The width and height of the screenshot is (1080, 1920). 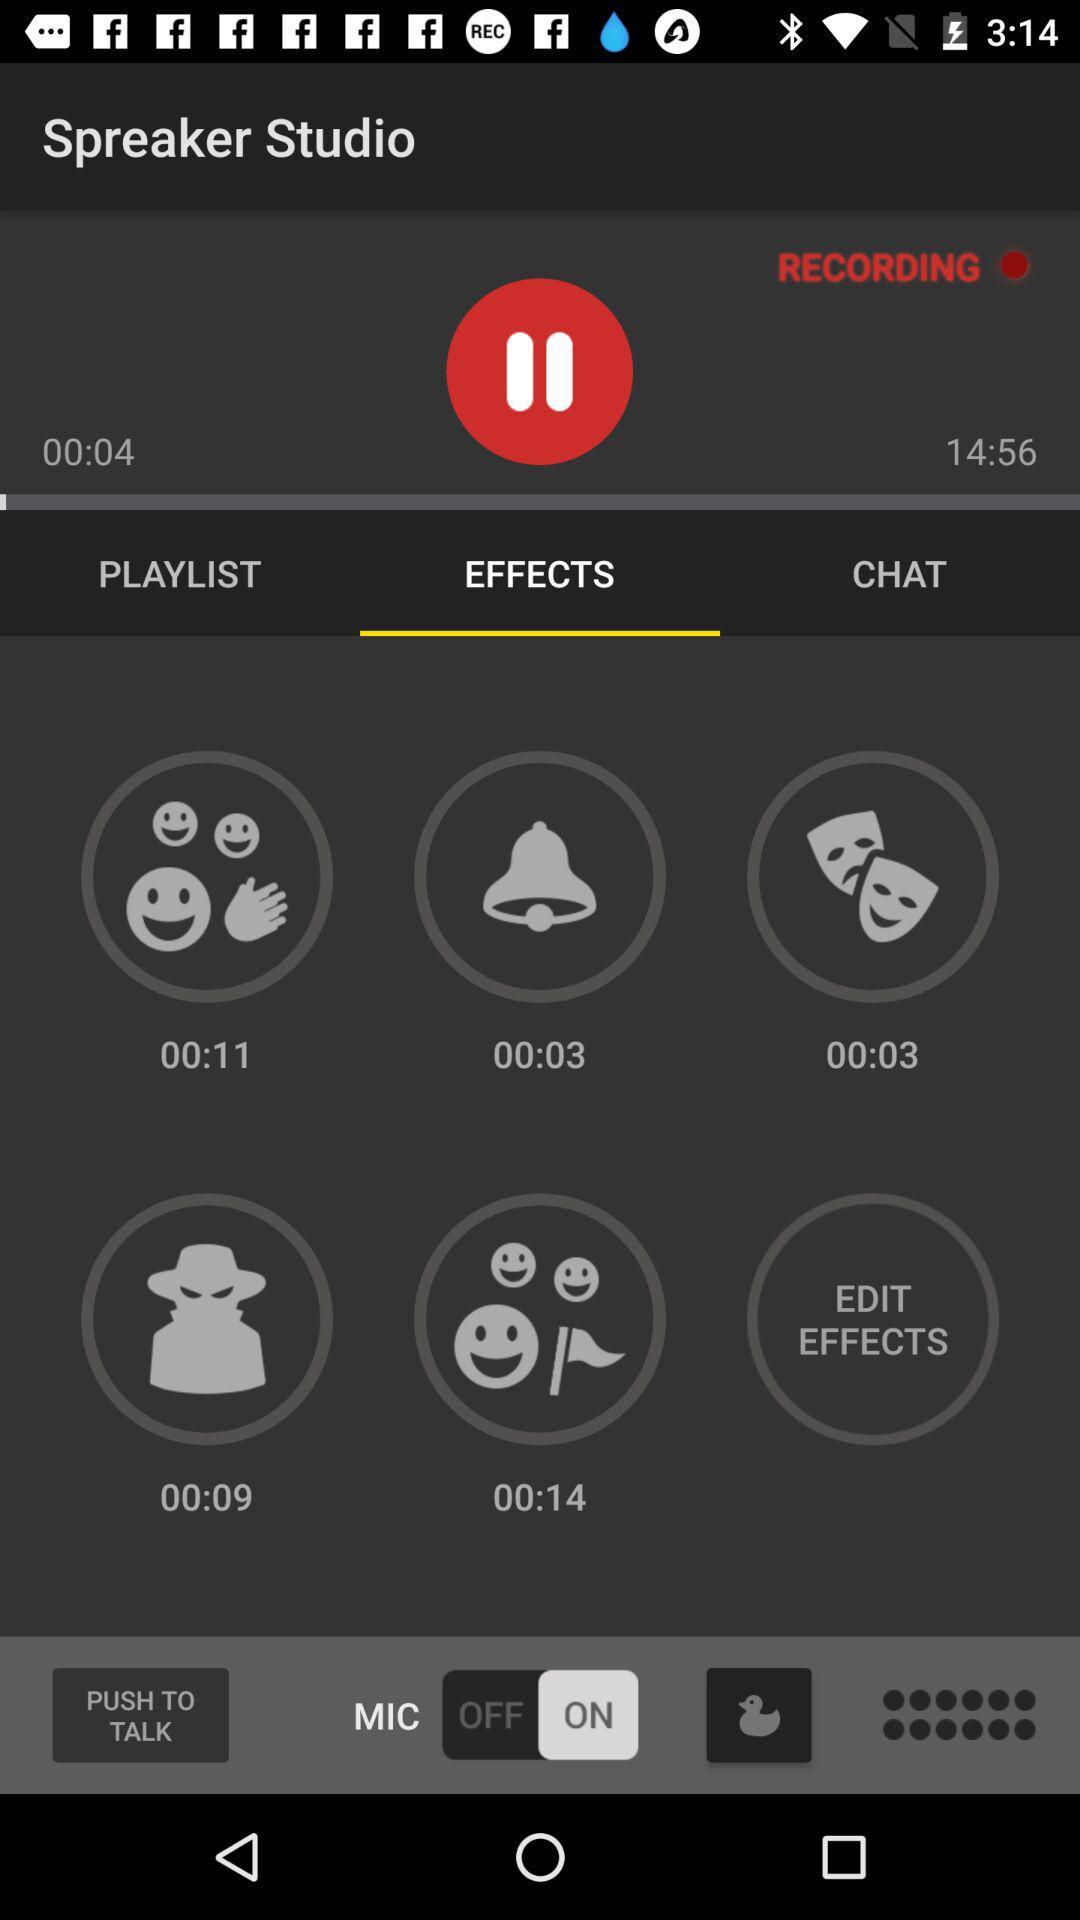 I want to click on tap notification optiion, so click(x=540, y=876).